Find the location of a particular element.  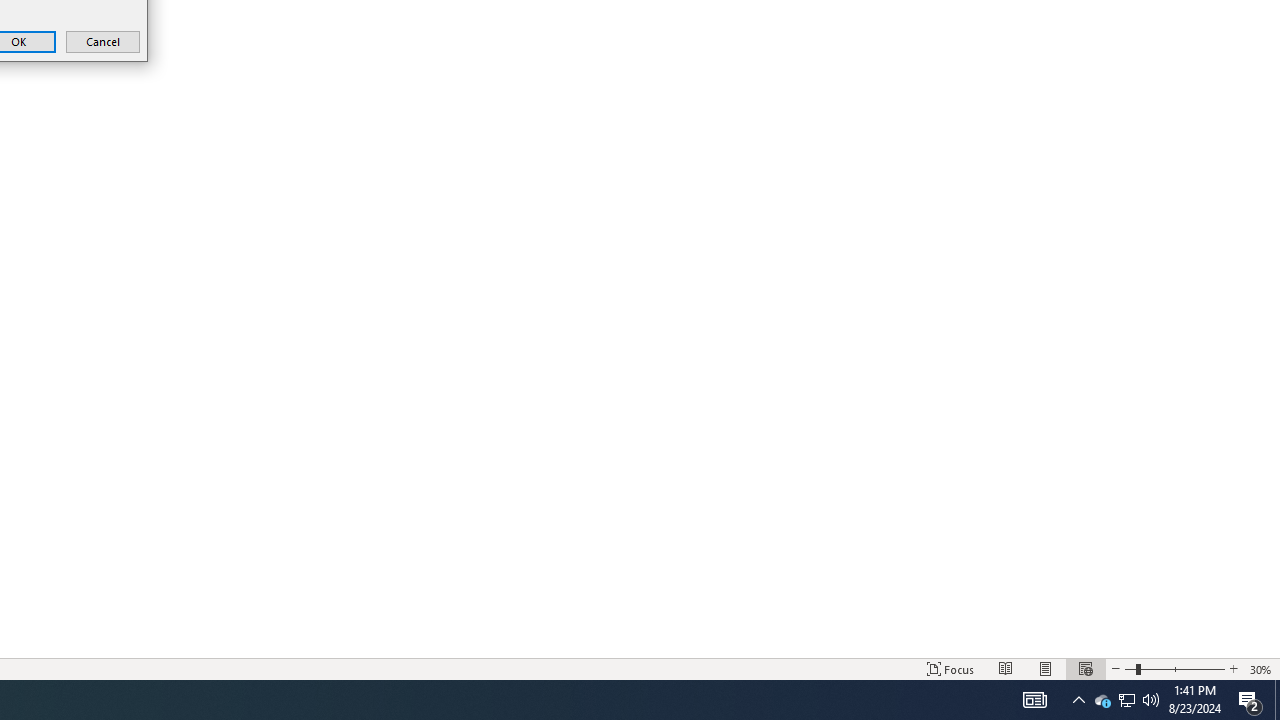

'Cancel' is located at coordinates (102, 42).